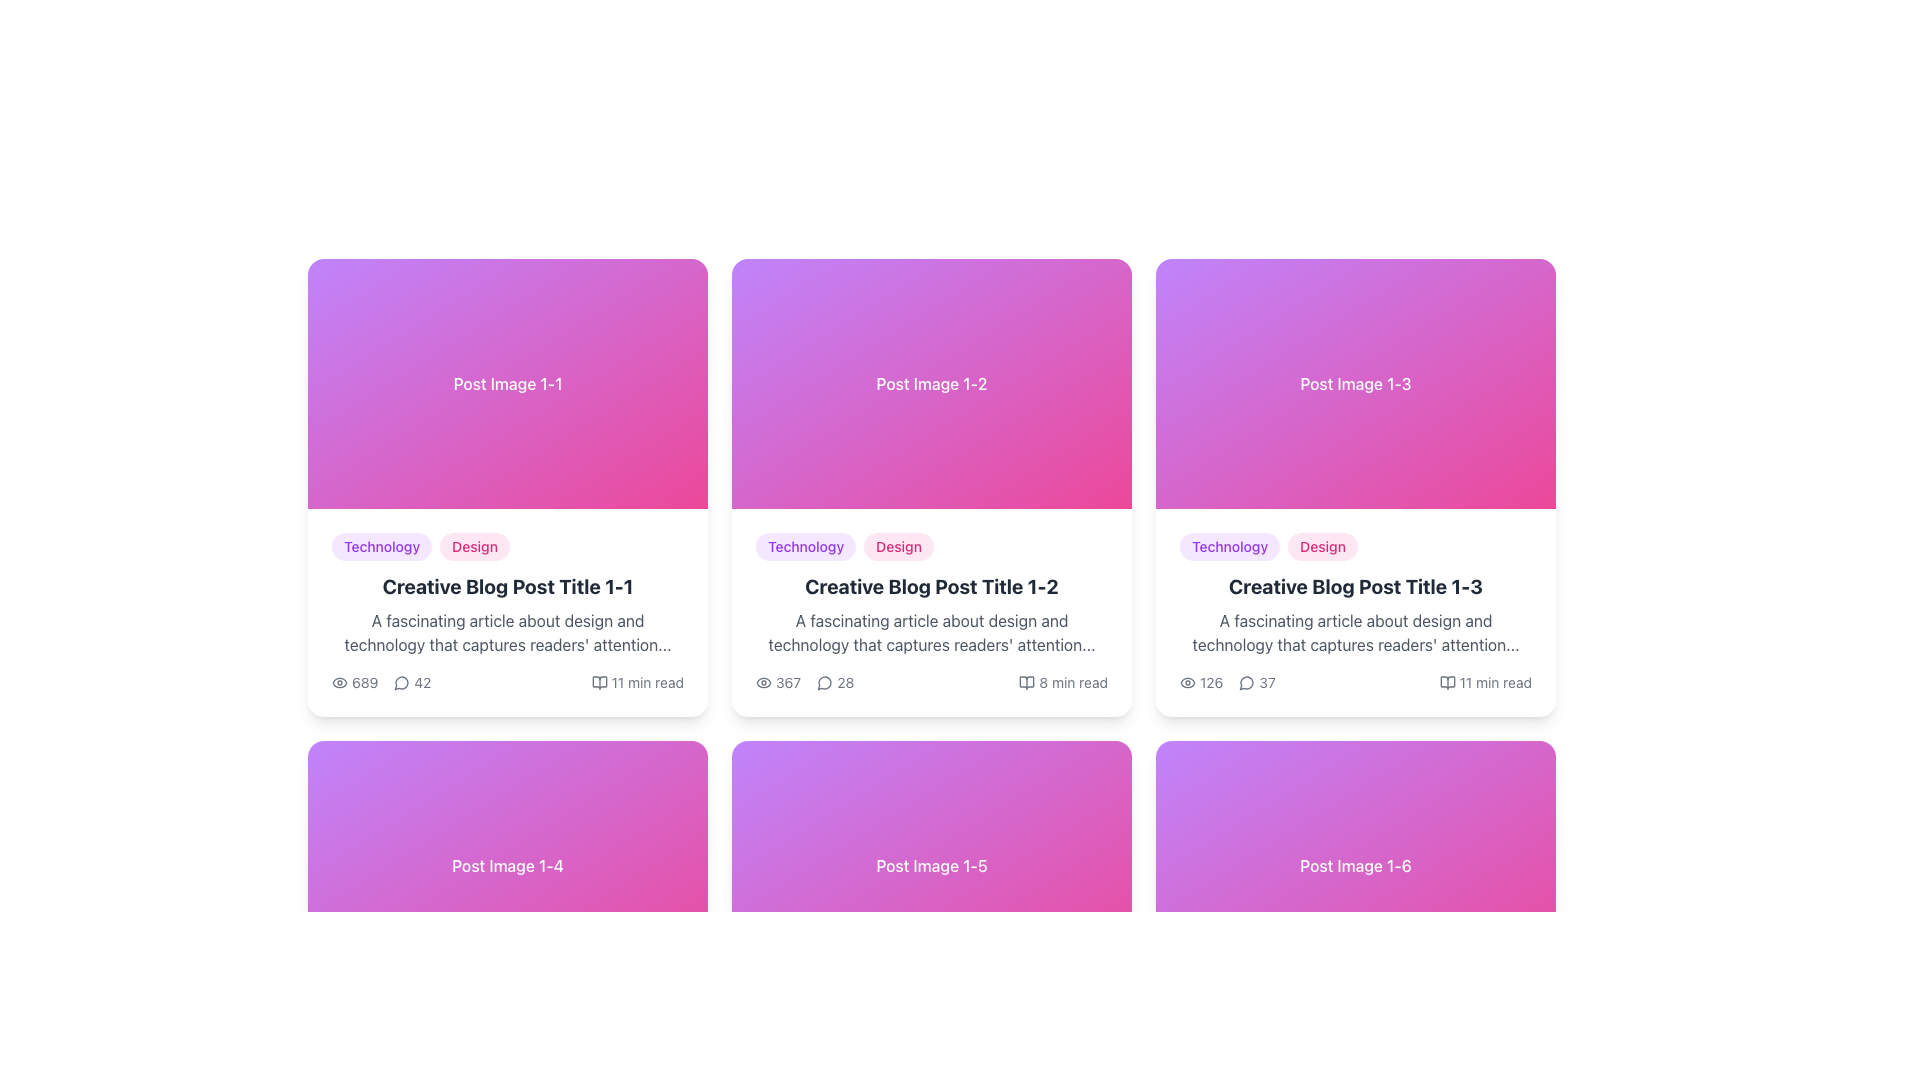  What do you see at coordinates (806, 547) in the screenshot?
I see `the button-shaped label with the text 'Technology', which is styled with rounded edges and is the first label in its group, positioned in the top metadata section of the card for 'Creative Blog Post Title 1-2'` at bounding box center [806, 547].